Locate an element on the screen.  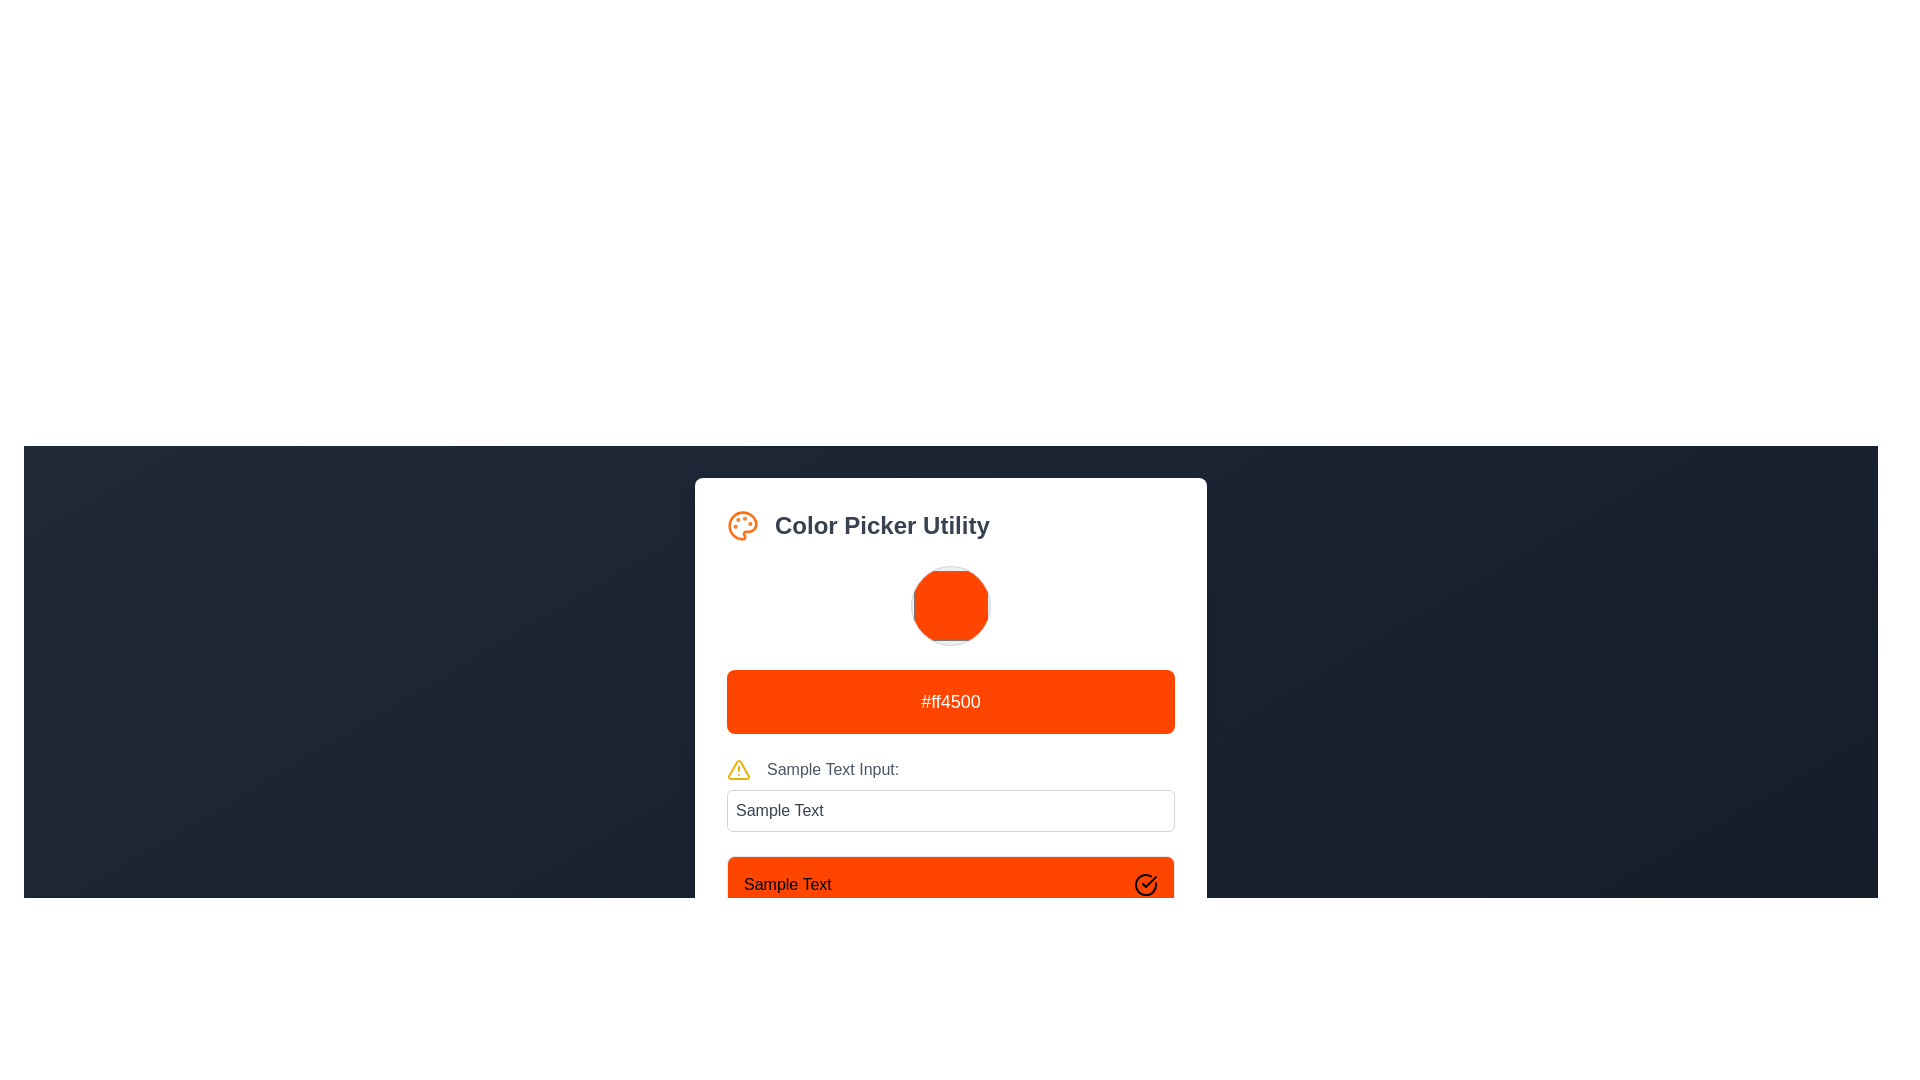
displayed hexadecimal color code '#ff4500' from the display element located below the circular icon and above the text labeled 'Sample Text Input:' within the white card is located at coordinates (949, 711).